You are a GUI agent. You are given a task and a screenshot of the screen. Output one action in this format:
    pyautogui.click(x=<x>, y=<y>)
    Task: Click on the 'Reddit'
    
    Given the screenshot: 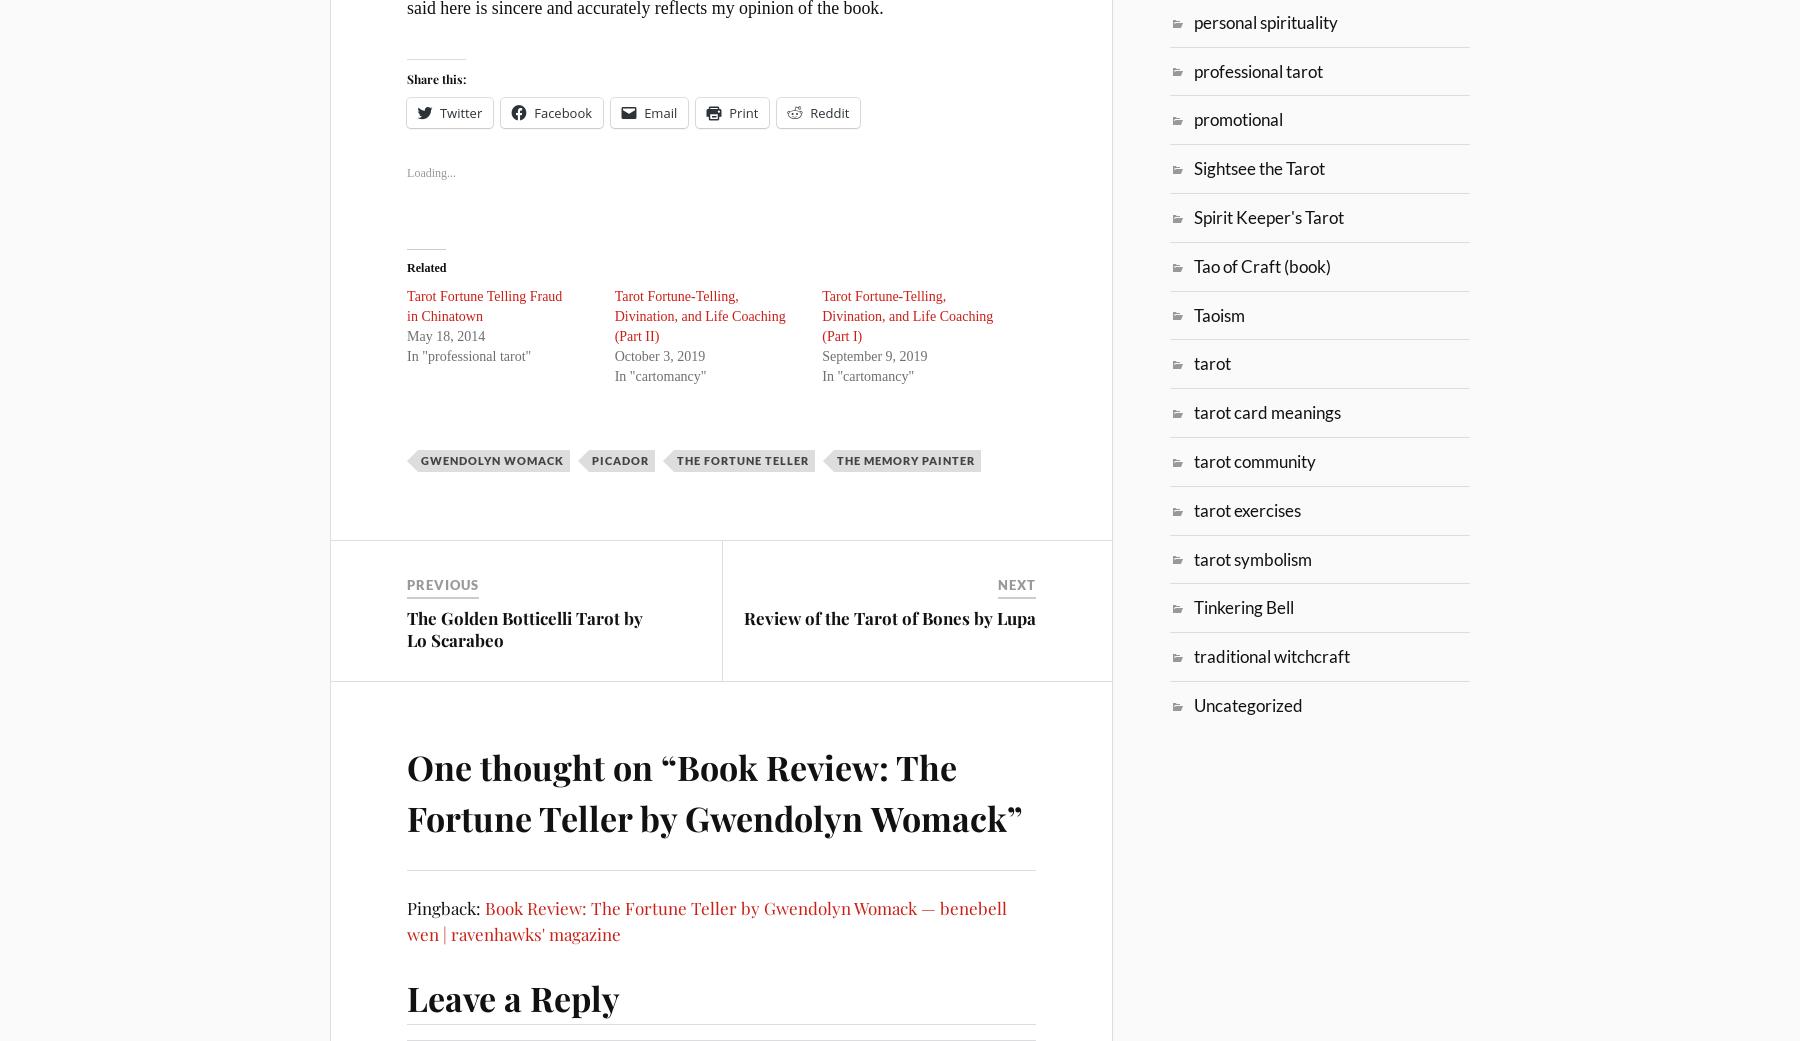 What is the action you would take?
    pyautogui.click(x=829, y=112)
    